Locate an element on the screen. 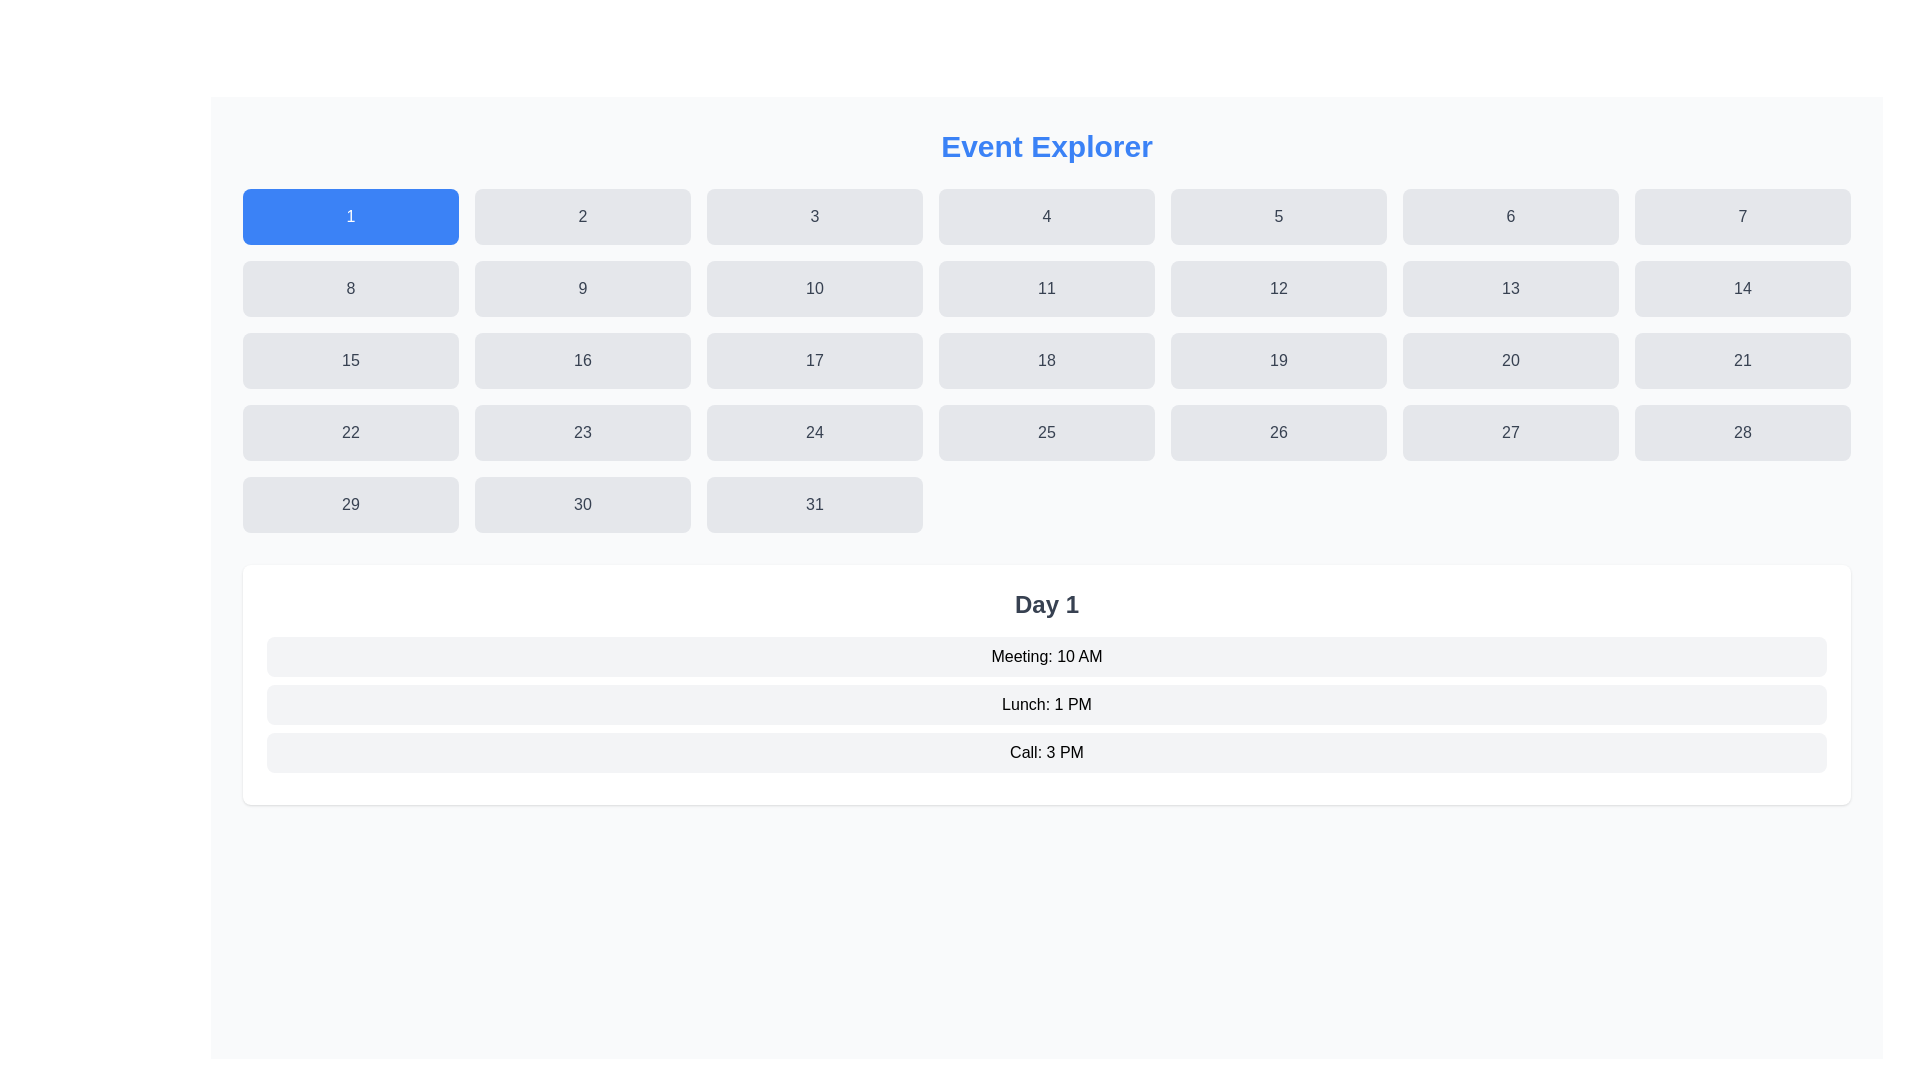 Image resolution: width=1920 pixels, height=1080 pixels. the interactive button representing the number '14' located in the grid layout as the 7th button in the second row is located at coordinates (1741, 289).